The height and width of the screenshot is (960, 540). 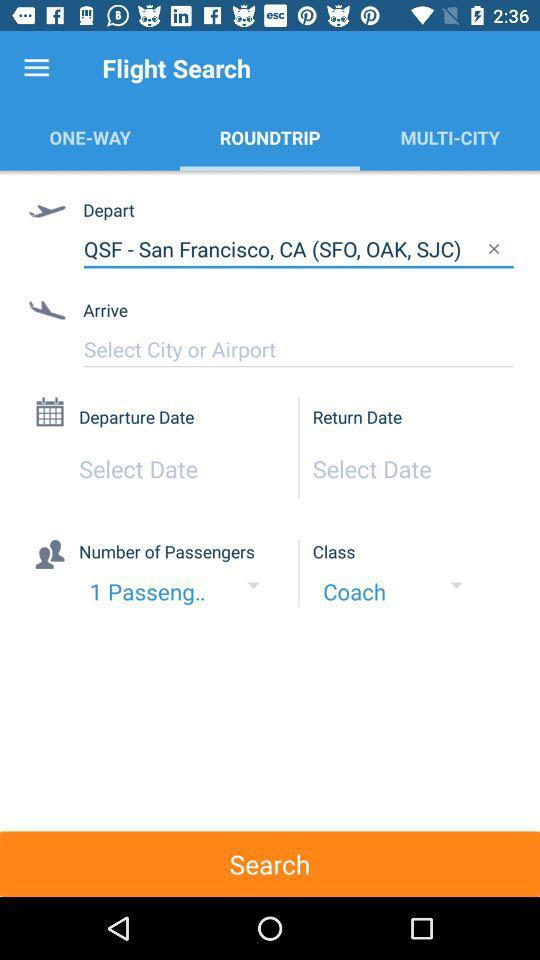 What do you see at coordinates (297, 349) in the screenshot?
I see `airplane mode` at bounding box center [297, 349].